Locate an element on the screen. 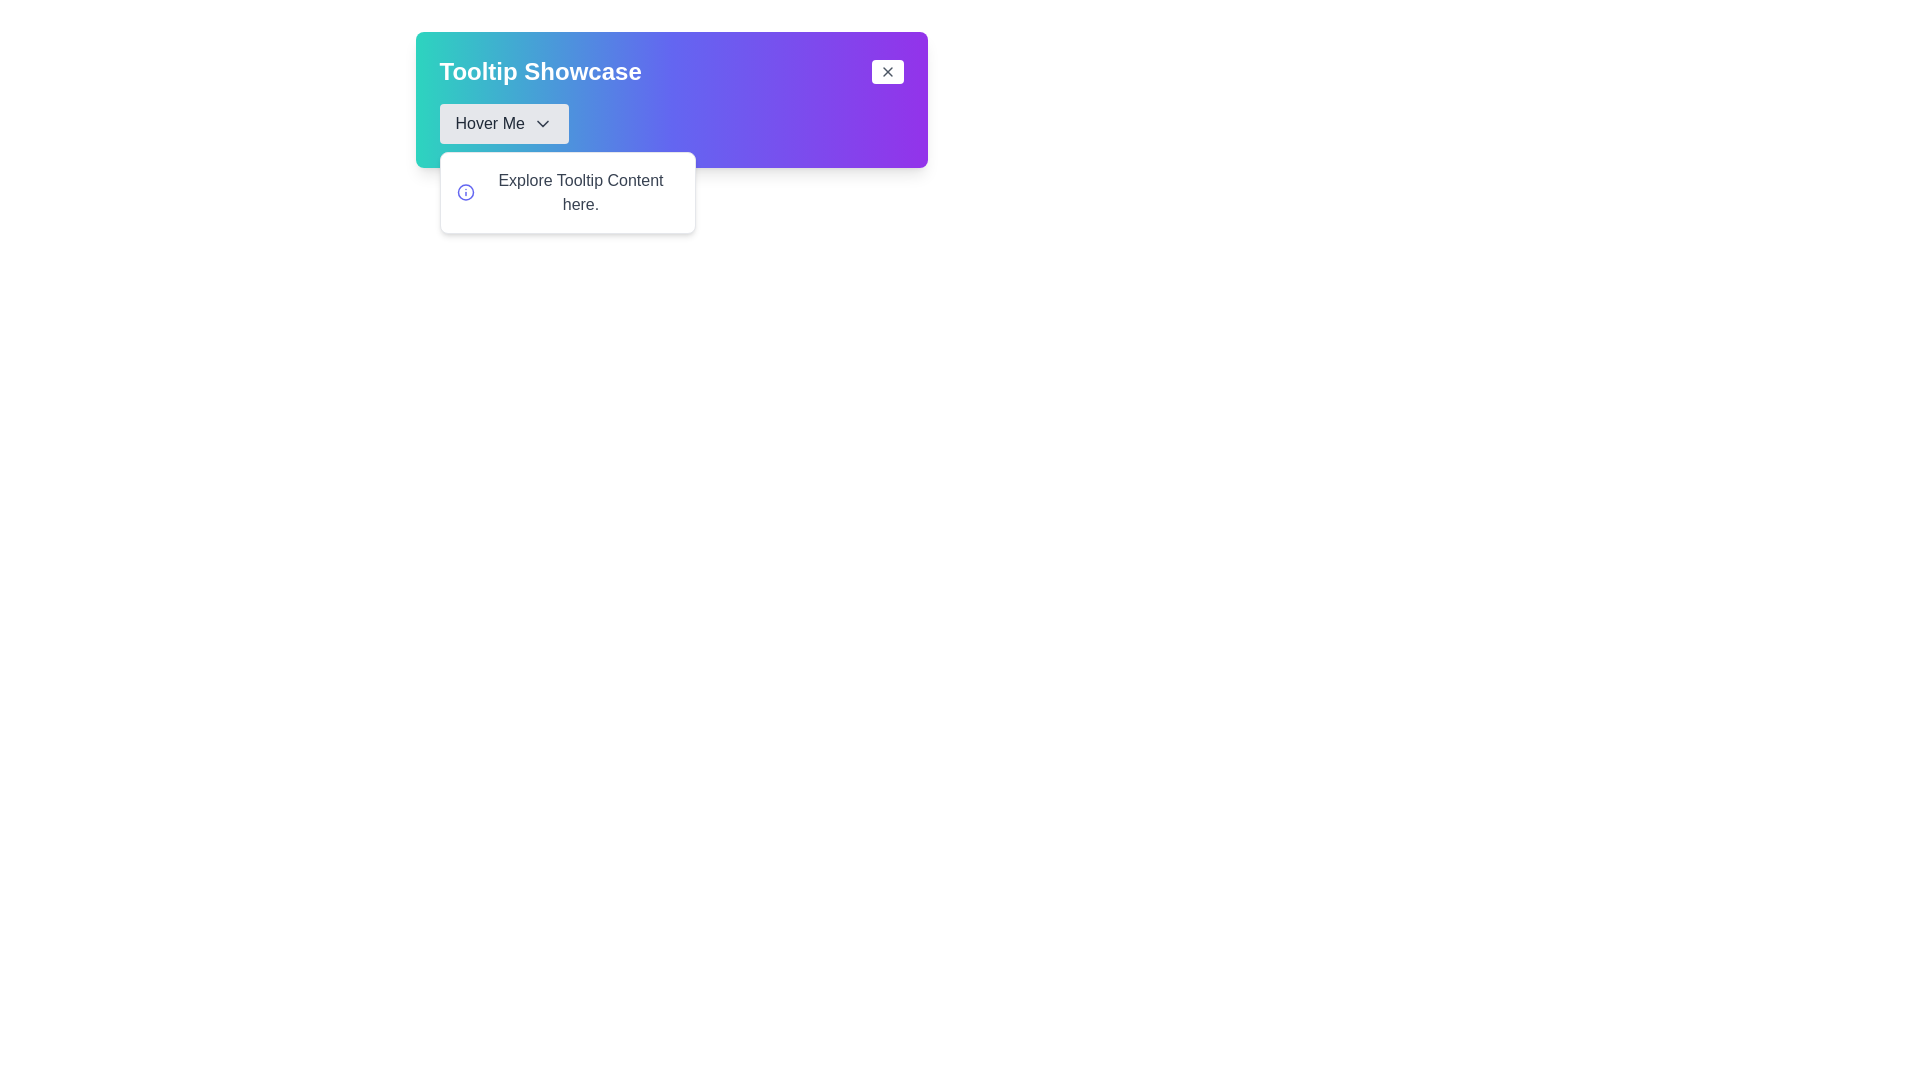 This screenshot has width=1920, height=1080. the downward-pointing chevron SVG icon located to the right of the 'Hover Me' button text is located at coordinates (542, 123).